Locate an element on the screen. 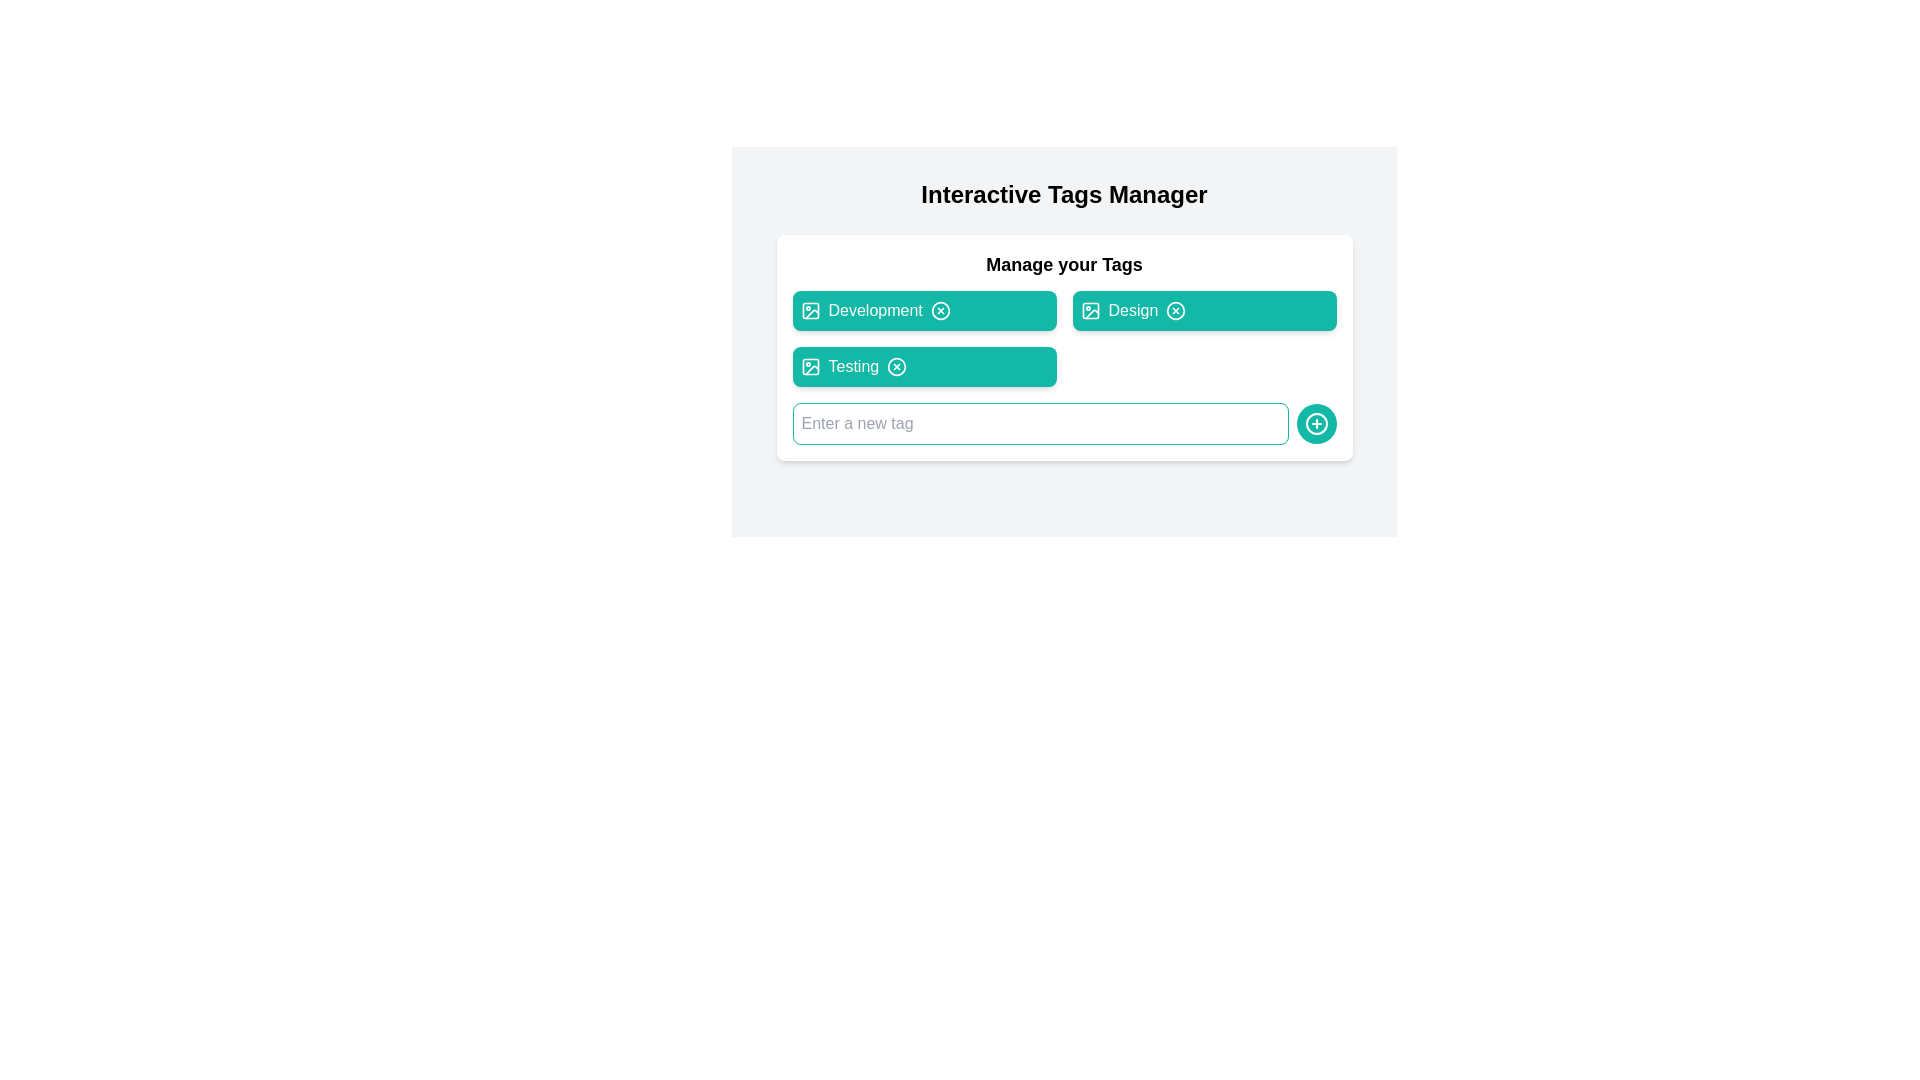  the appearance of the SVG circle shape that symbolizes a delete or close action within the 'Design' tag component, aligned with an 'X' mark on the right is located at coordinates (1176, 311).